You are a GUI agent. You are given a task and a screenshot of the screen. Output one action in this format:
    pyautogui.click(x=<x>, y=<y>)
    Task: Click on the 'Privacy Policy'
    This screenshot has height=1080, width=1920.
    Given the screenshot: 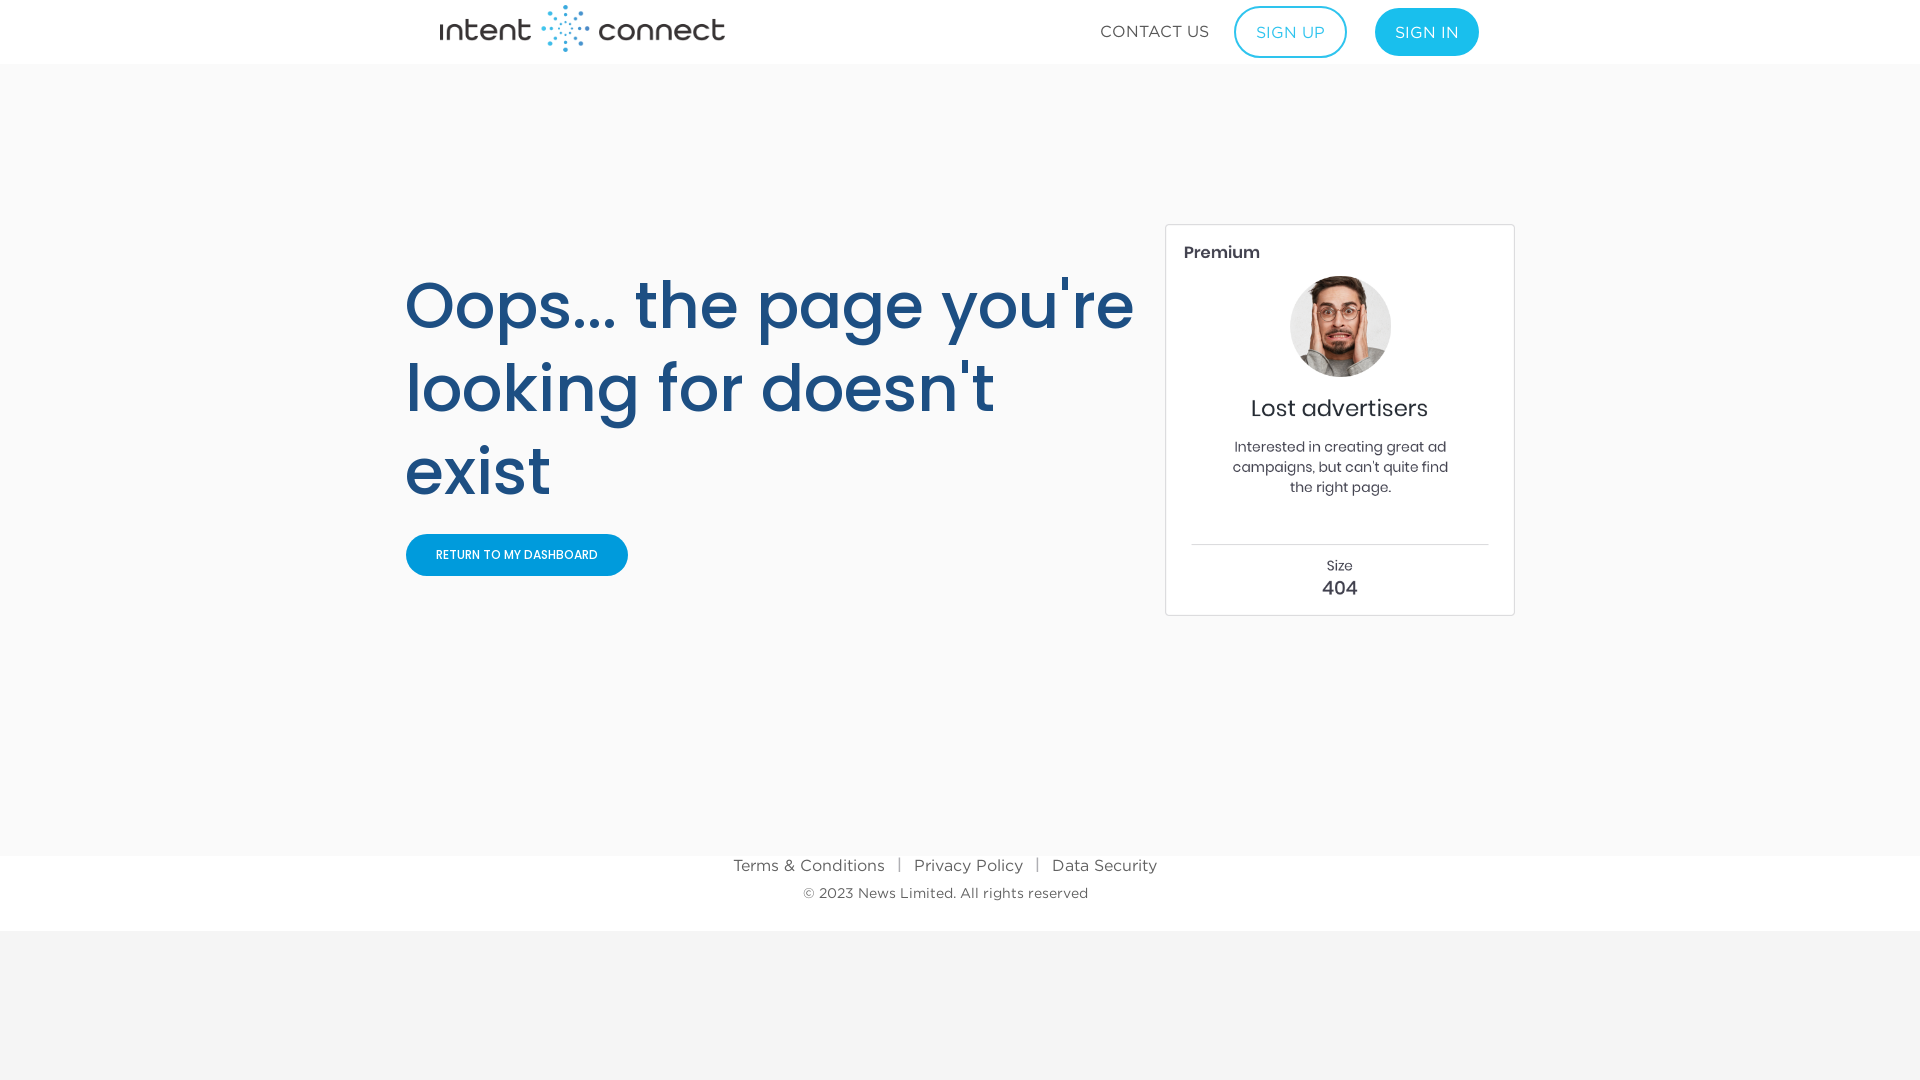 What is the action you would take?
    pyautogui.click(x=968, y=863)
    